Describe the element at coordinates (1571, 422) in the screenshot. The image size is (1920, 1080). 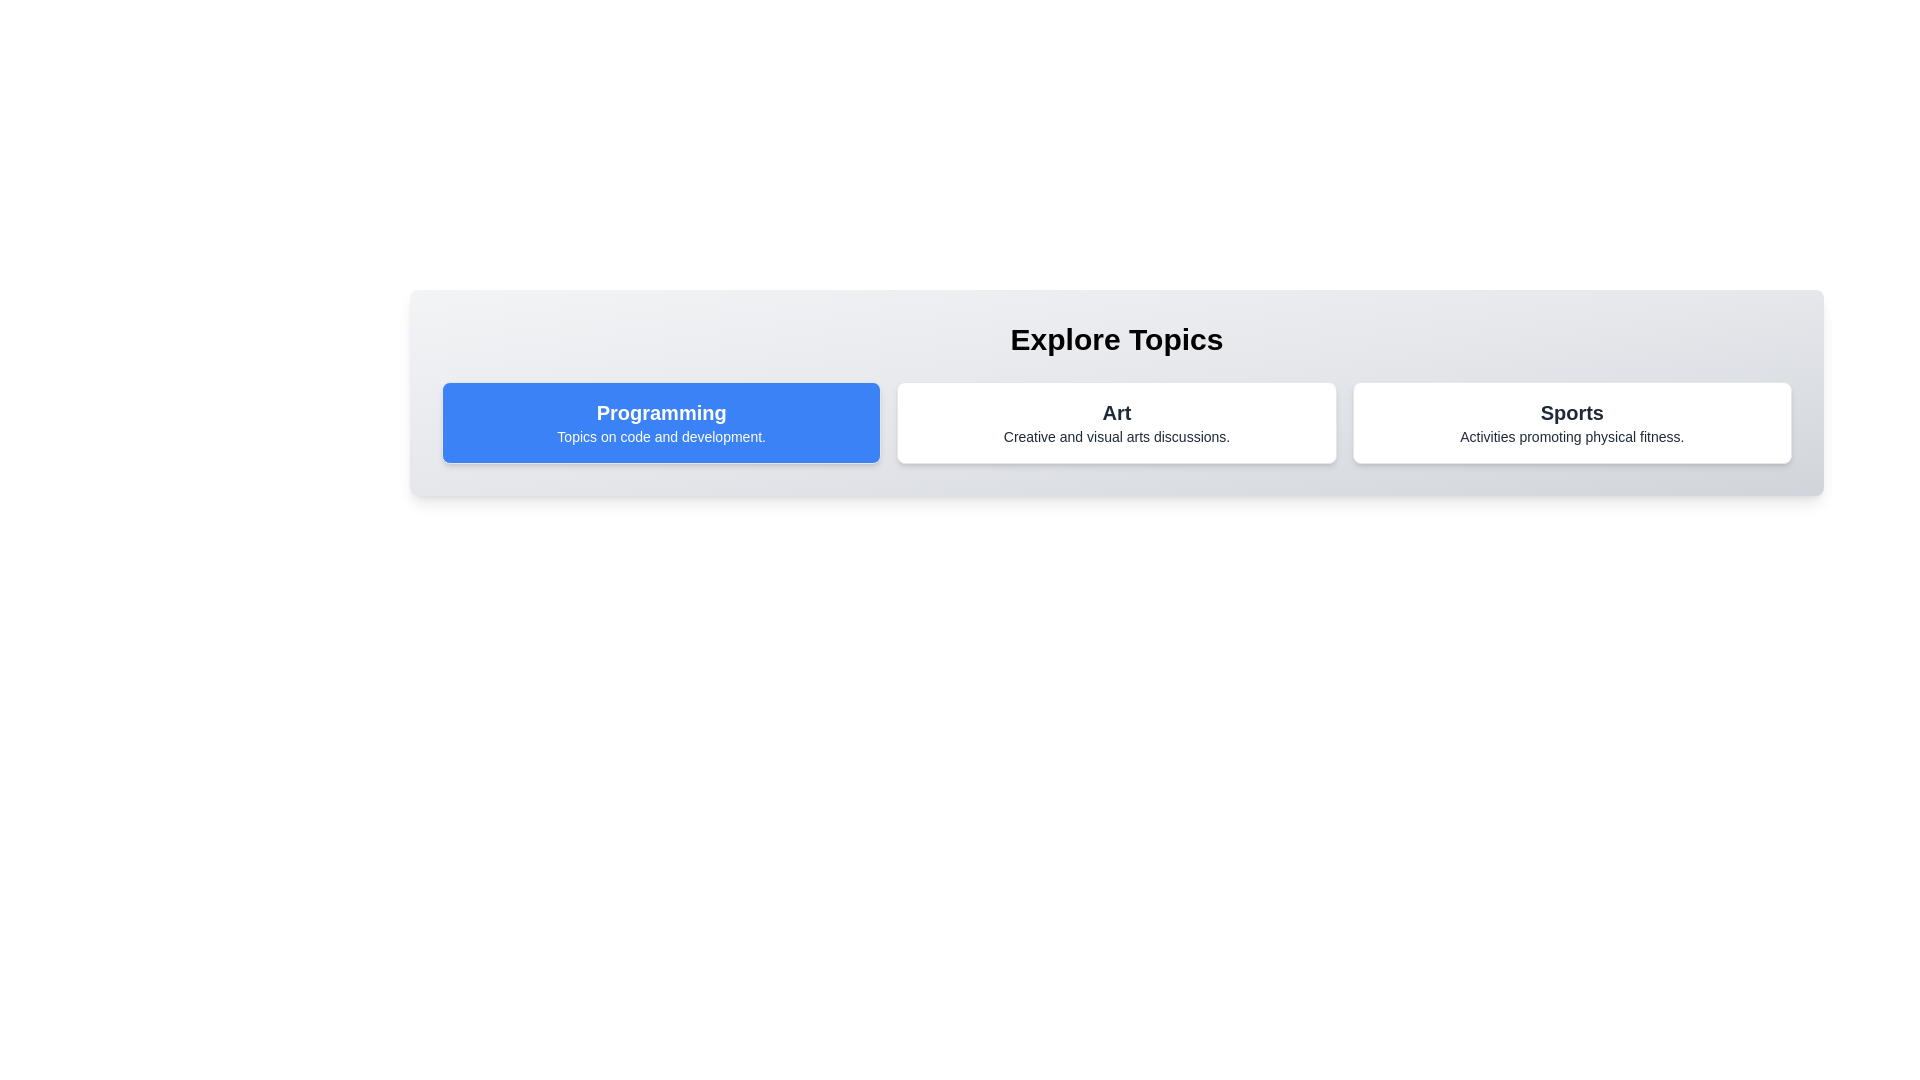
I see `the topic card labeled 'Sports' to see the hover effect` at that location.